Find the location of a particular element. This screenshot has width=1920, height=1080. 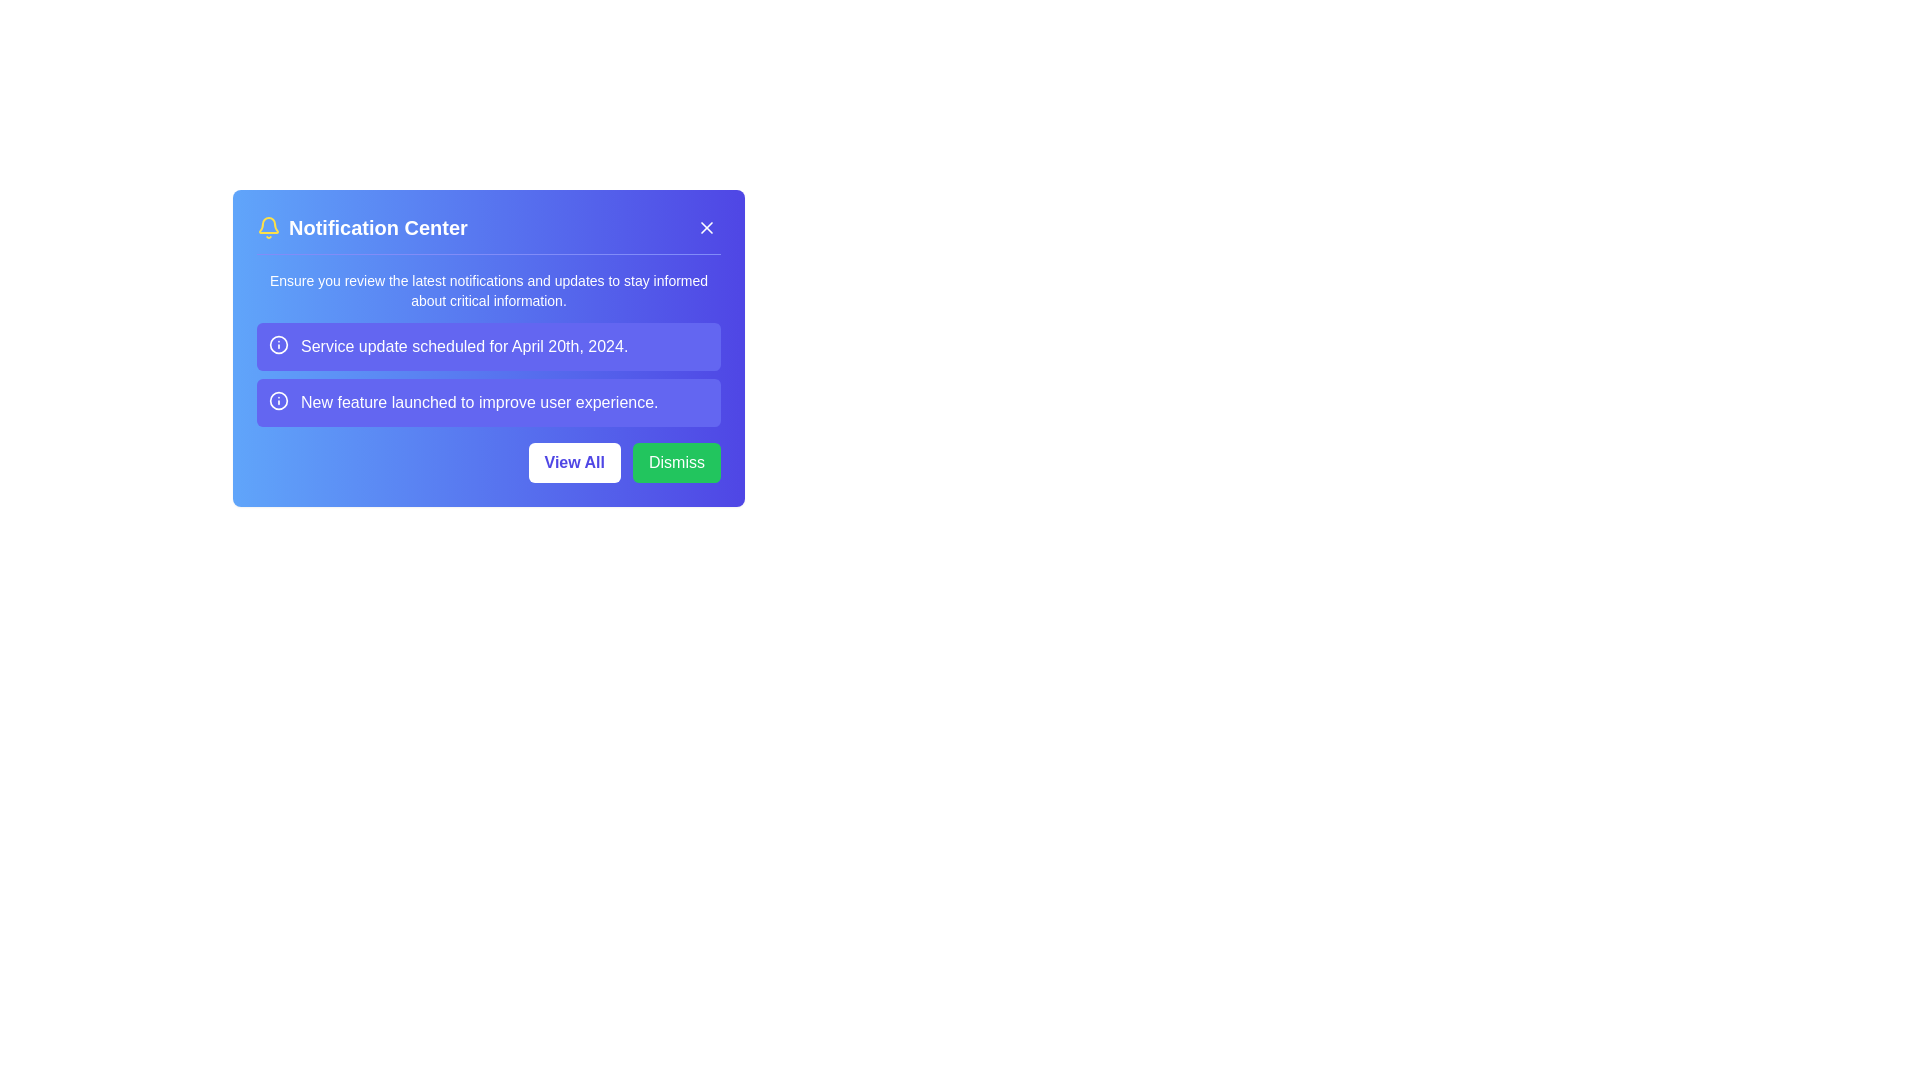

the 'Dismiss' button located at the bottom-right corner of the Notification Center, which is part of a control area containing the 'View All' button to its left is located at coordinates (489, 462).